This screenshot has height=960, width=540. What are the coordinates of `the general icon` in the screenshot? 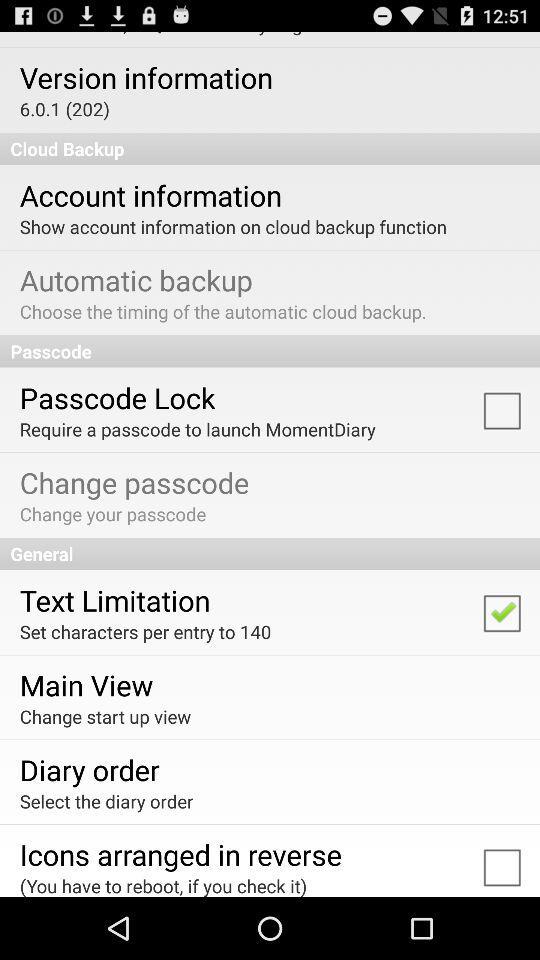 It's located at (270, 553).